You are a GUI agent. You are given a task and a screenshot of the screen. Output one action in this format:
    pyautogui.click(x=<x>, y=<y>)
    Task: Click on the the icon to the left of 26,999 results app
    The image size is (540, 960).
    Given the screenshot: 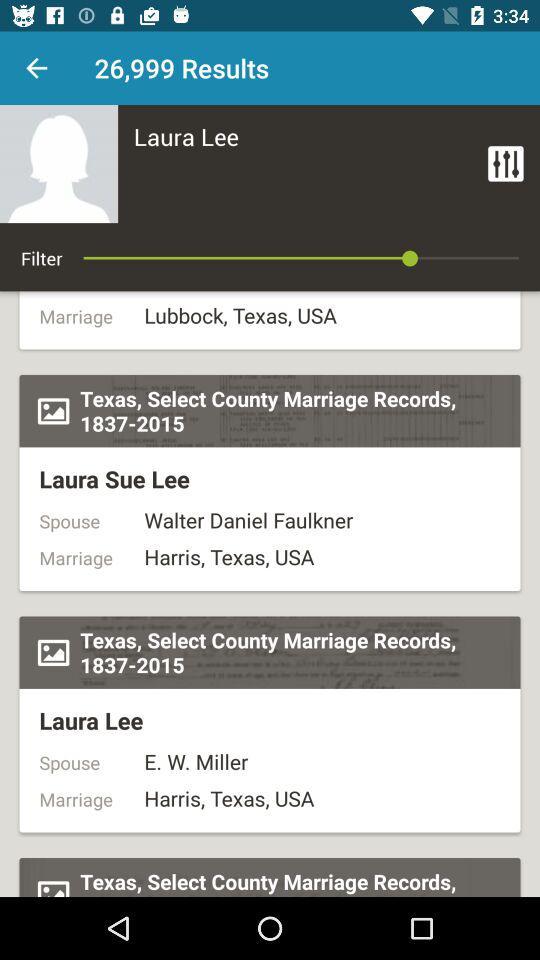 What is the action you would take?
    pyautogui.click(x=36, y=68)
    